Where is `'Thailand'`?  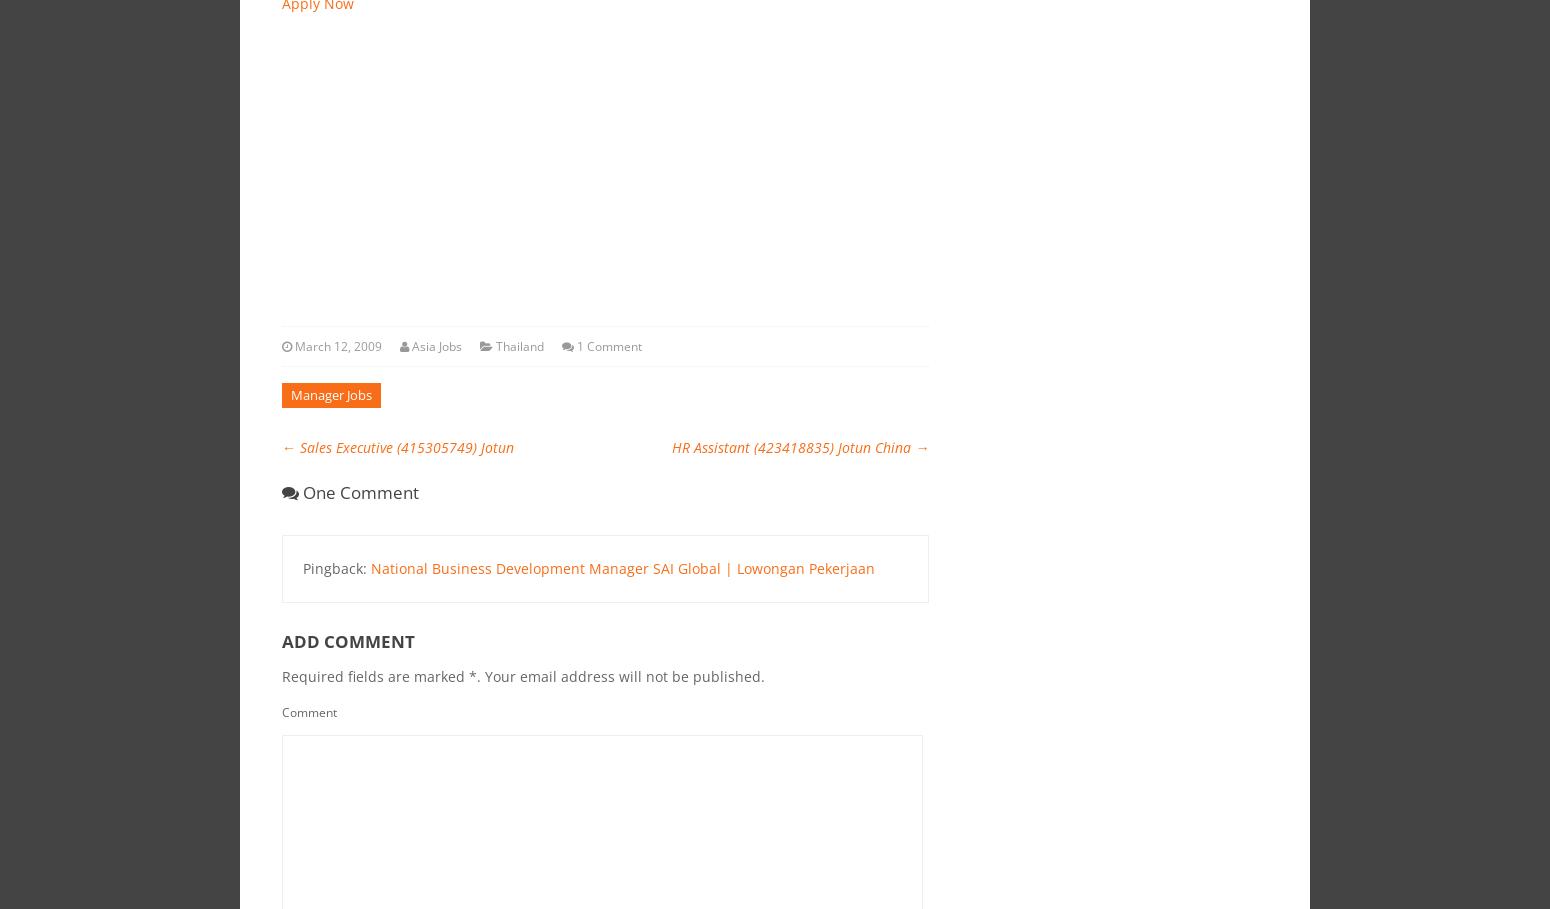
'Thailand' is located at coordinates (517, 345).